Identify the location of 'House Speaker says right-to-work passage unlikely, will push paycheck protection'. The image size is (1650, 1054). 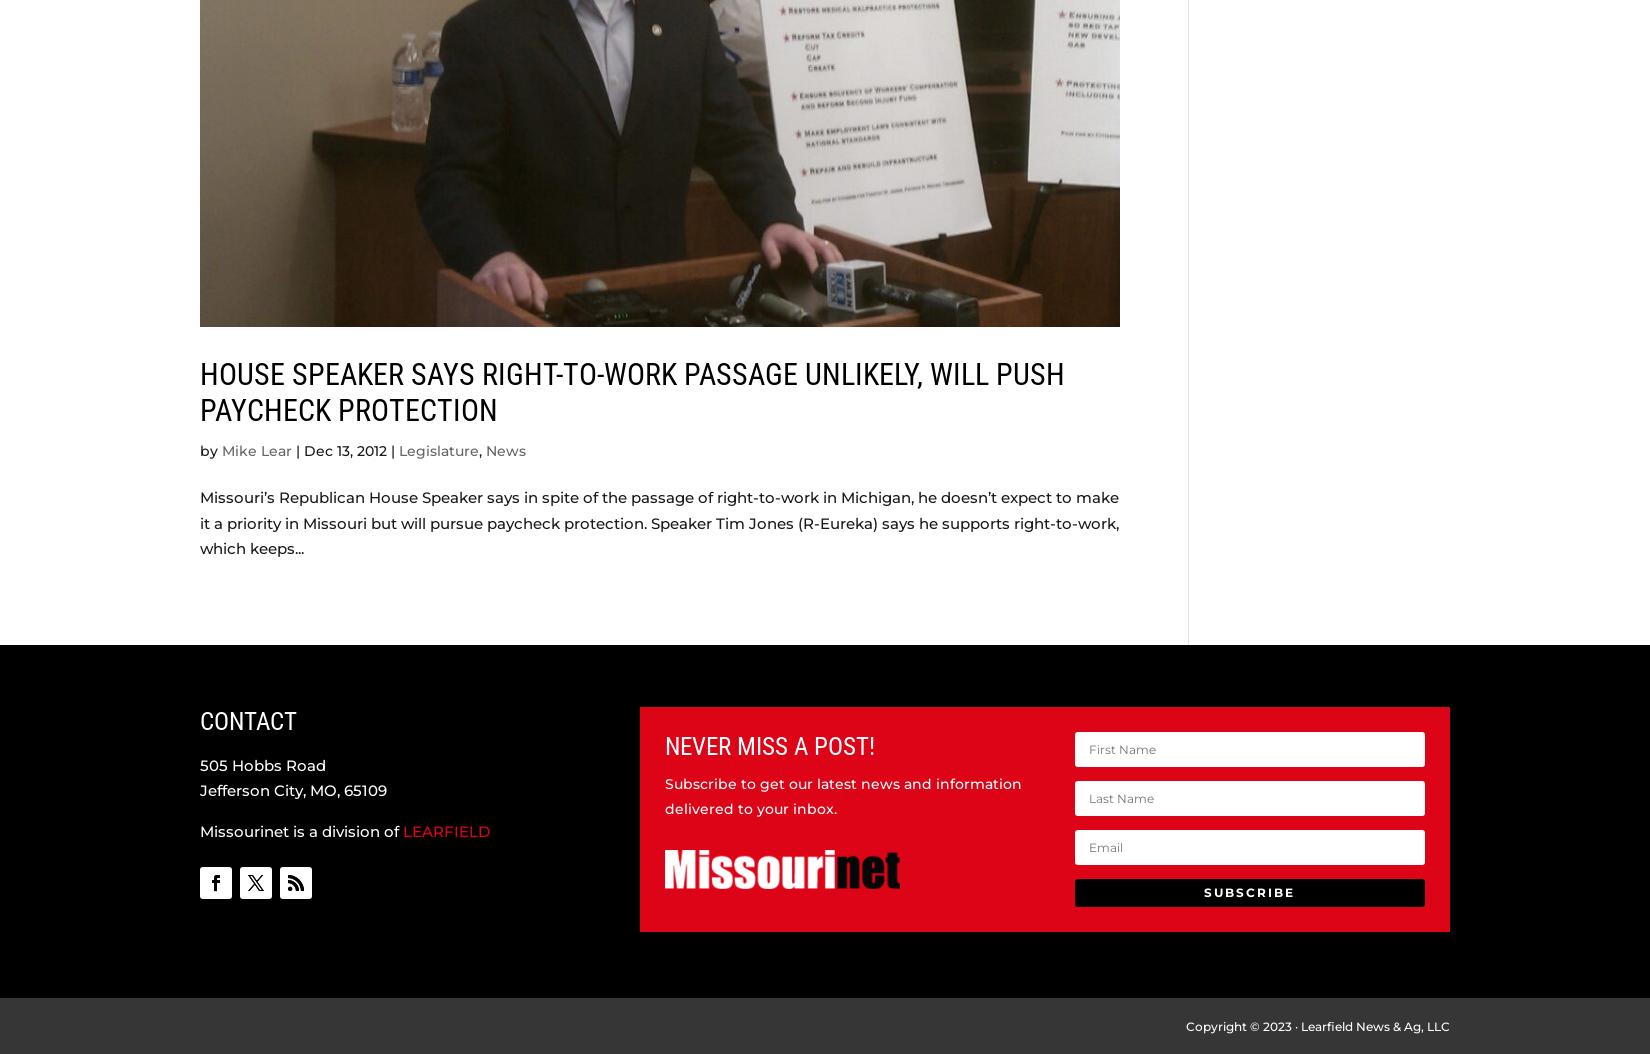
(199, 390).